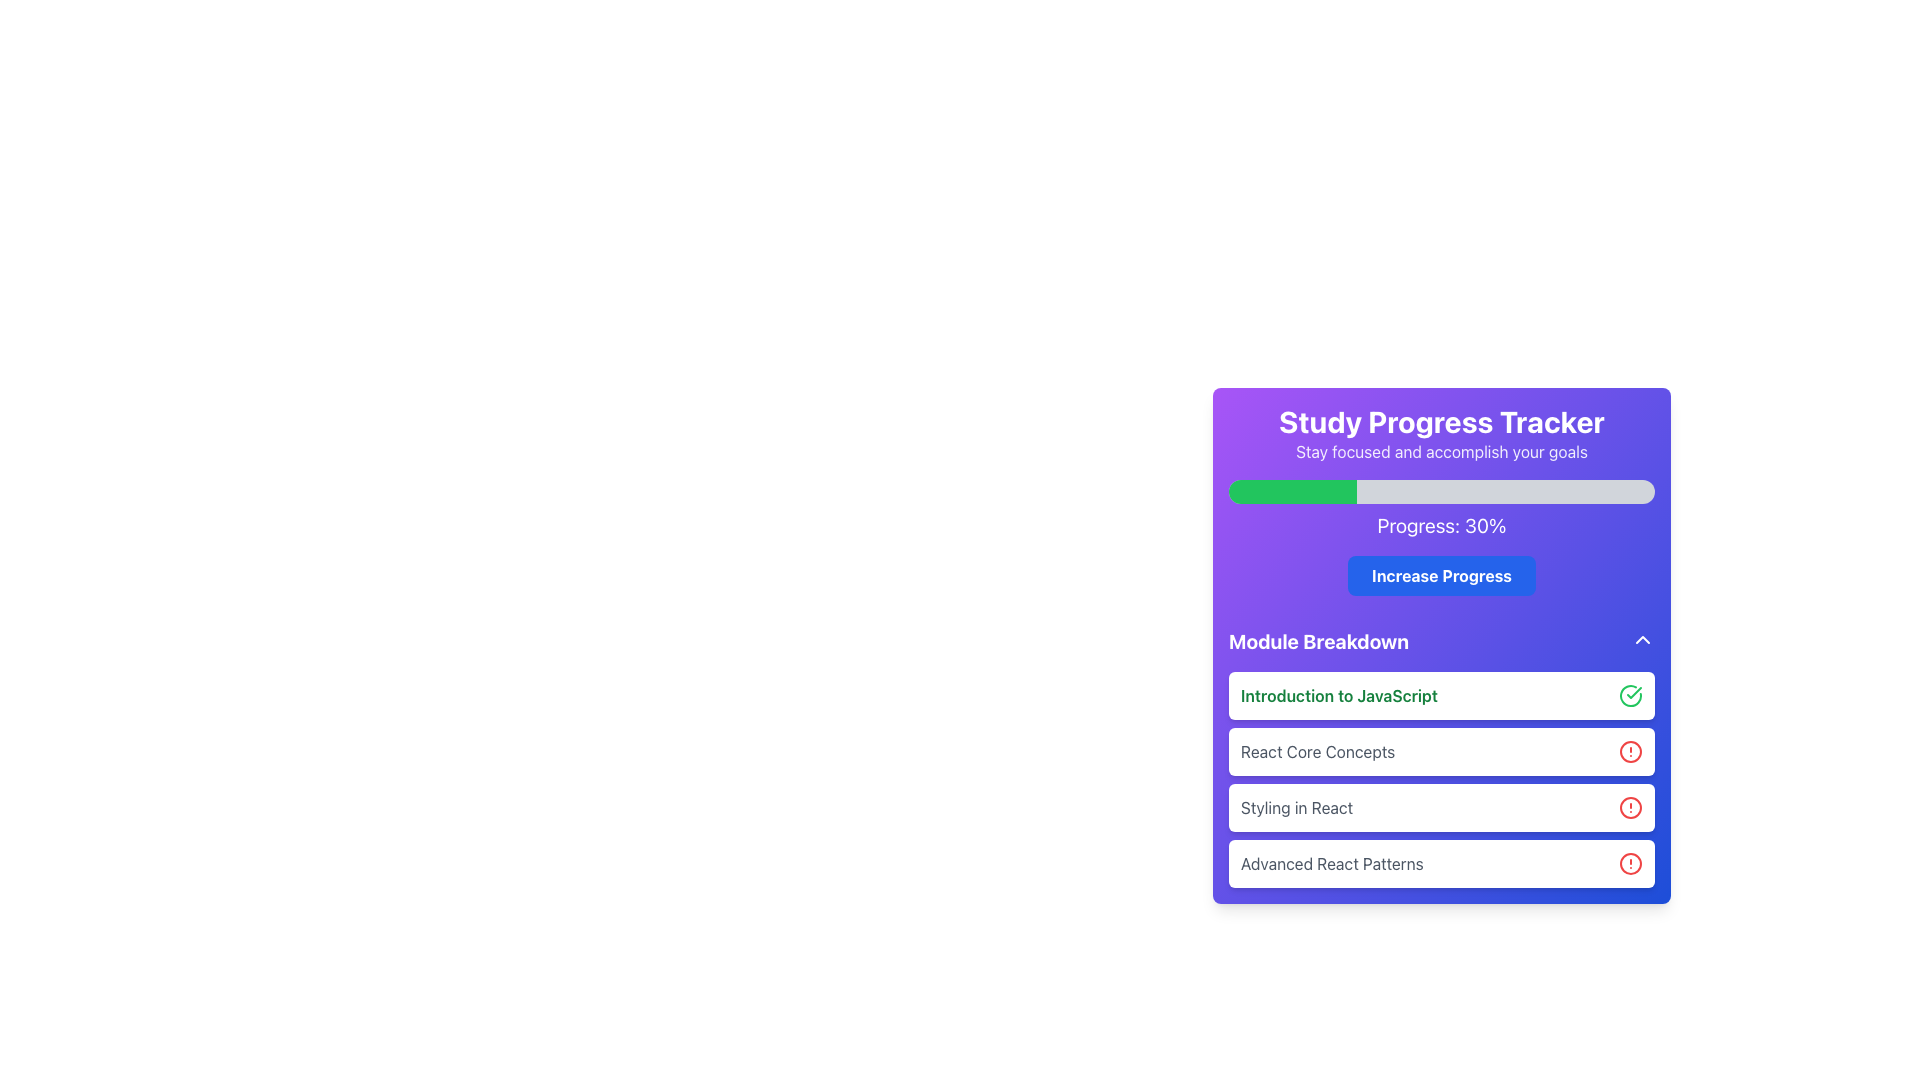  I want to click on the warning or alert indicator icon located on the right side of the 'Styling in React' section within the 'Module Breakdown' area, so click(1631, 806).